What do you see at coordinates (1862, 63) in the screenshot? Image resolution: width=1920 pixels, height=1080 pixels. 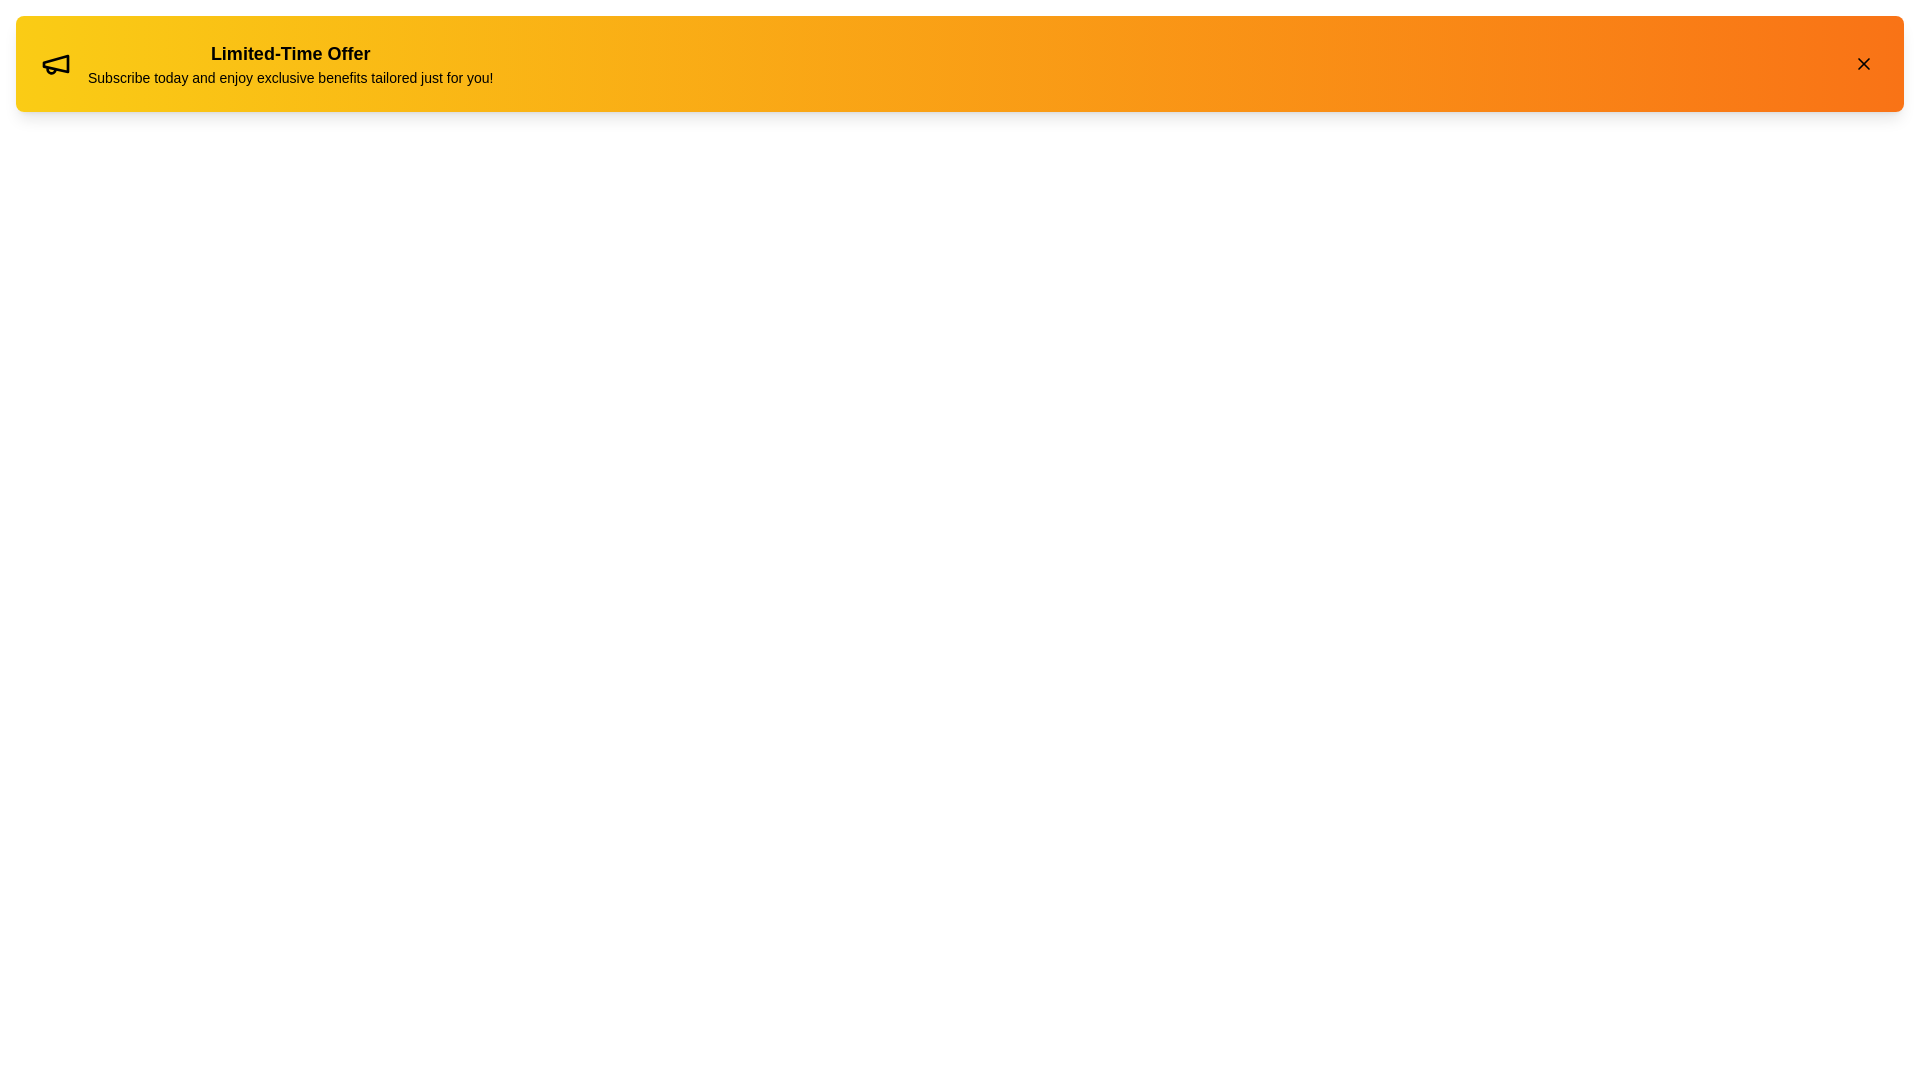 I see `the close button to dismiss the alert` at bounding box center [1862, 63].